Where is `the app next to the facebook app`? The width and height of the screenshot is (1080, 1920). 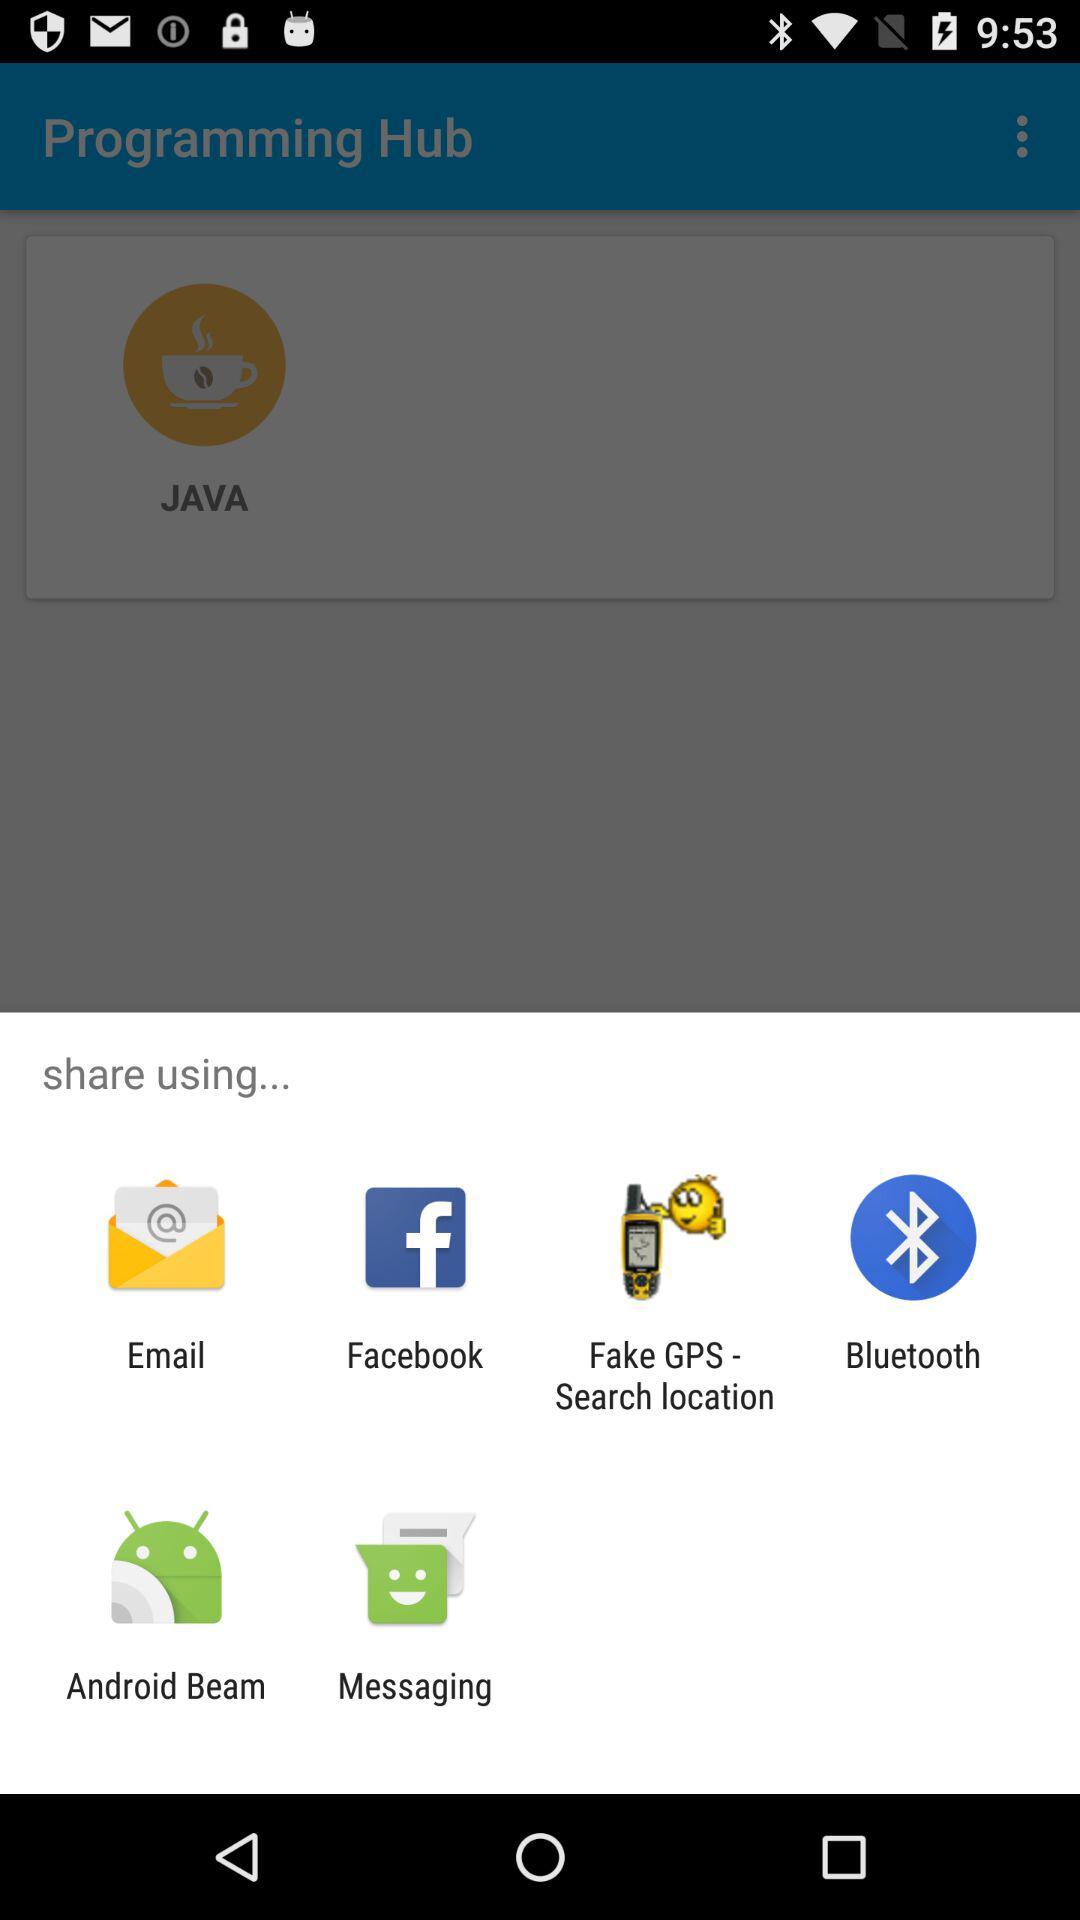
the app next to the facebook app is located at coordinates (664, 1374).